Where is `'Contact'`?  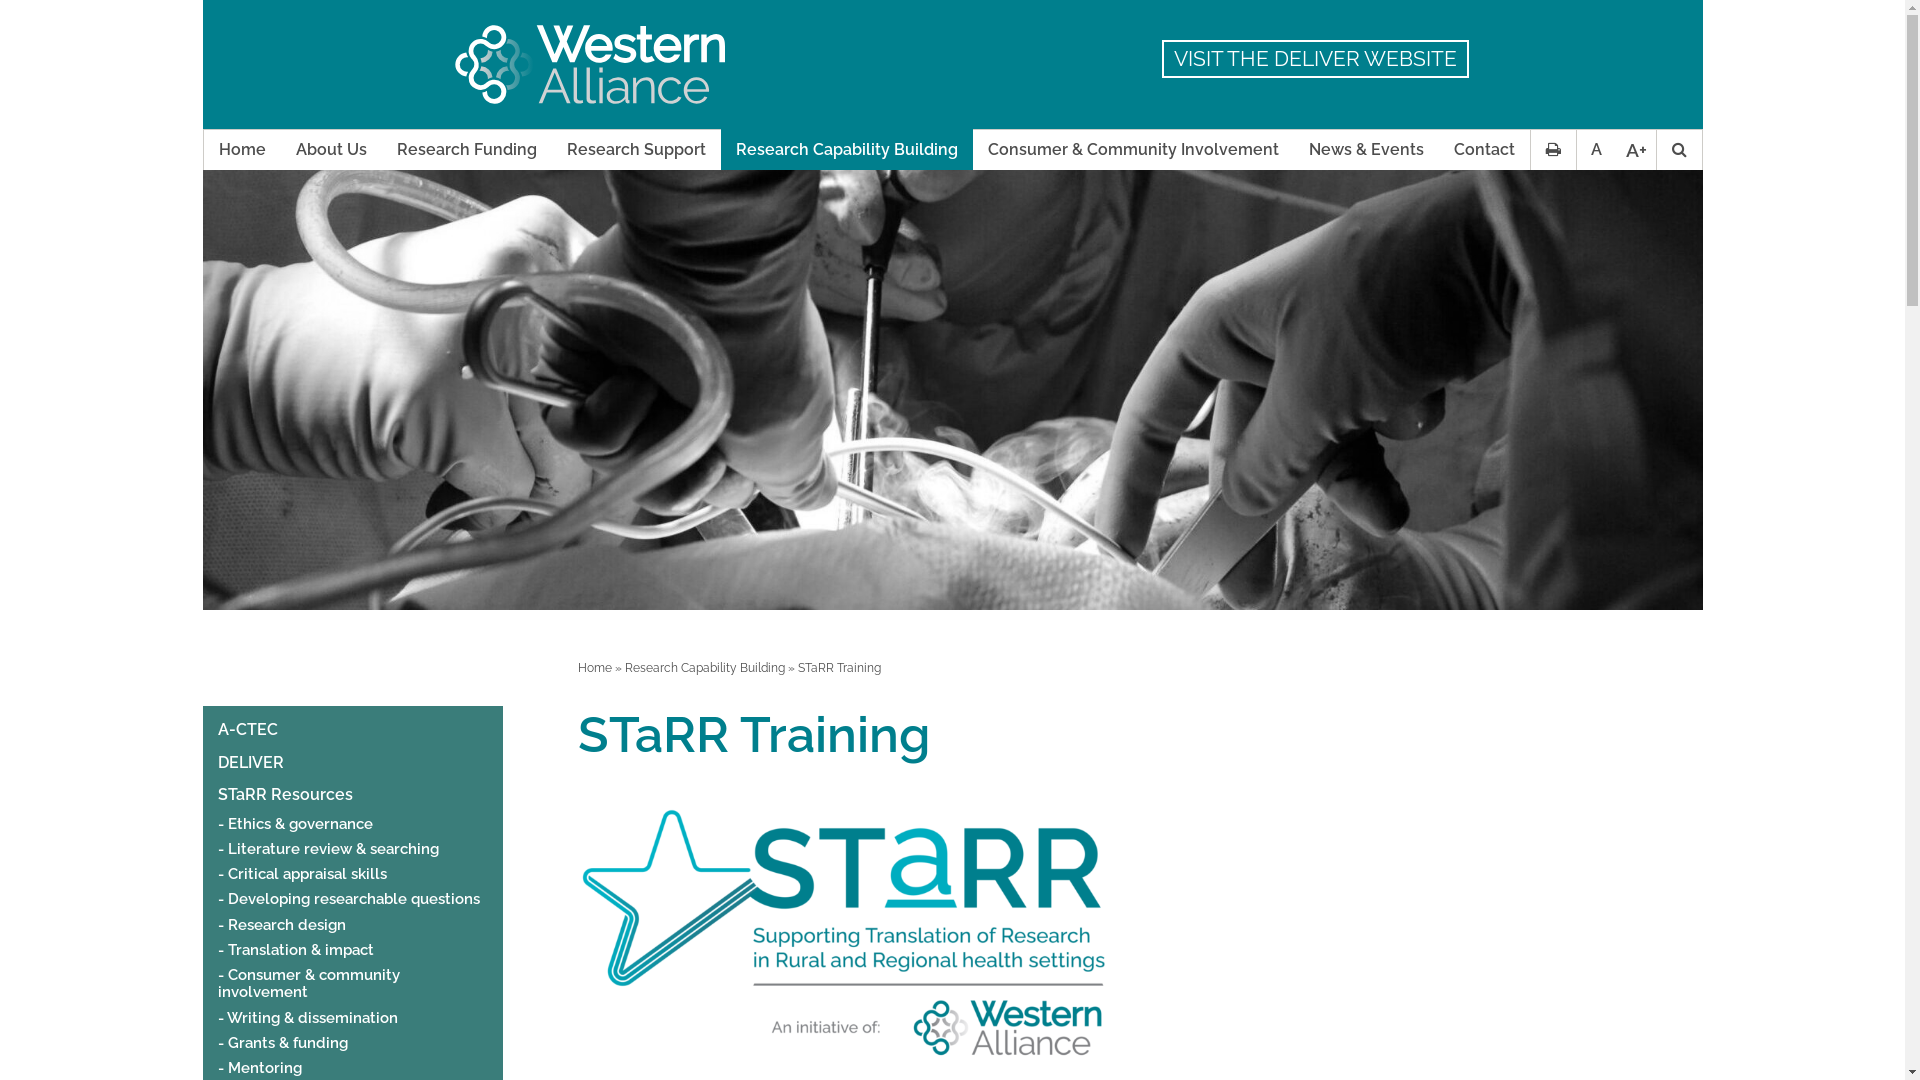 'Contact' is located at coordinates (1483, 149).